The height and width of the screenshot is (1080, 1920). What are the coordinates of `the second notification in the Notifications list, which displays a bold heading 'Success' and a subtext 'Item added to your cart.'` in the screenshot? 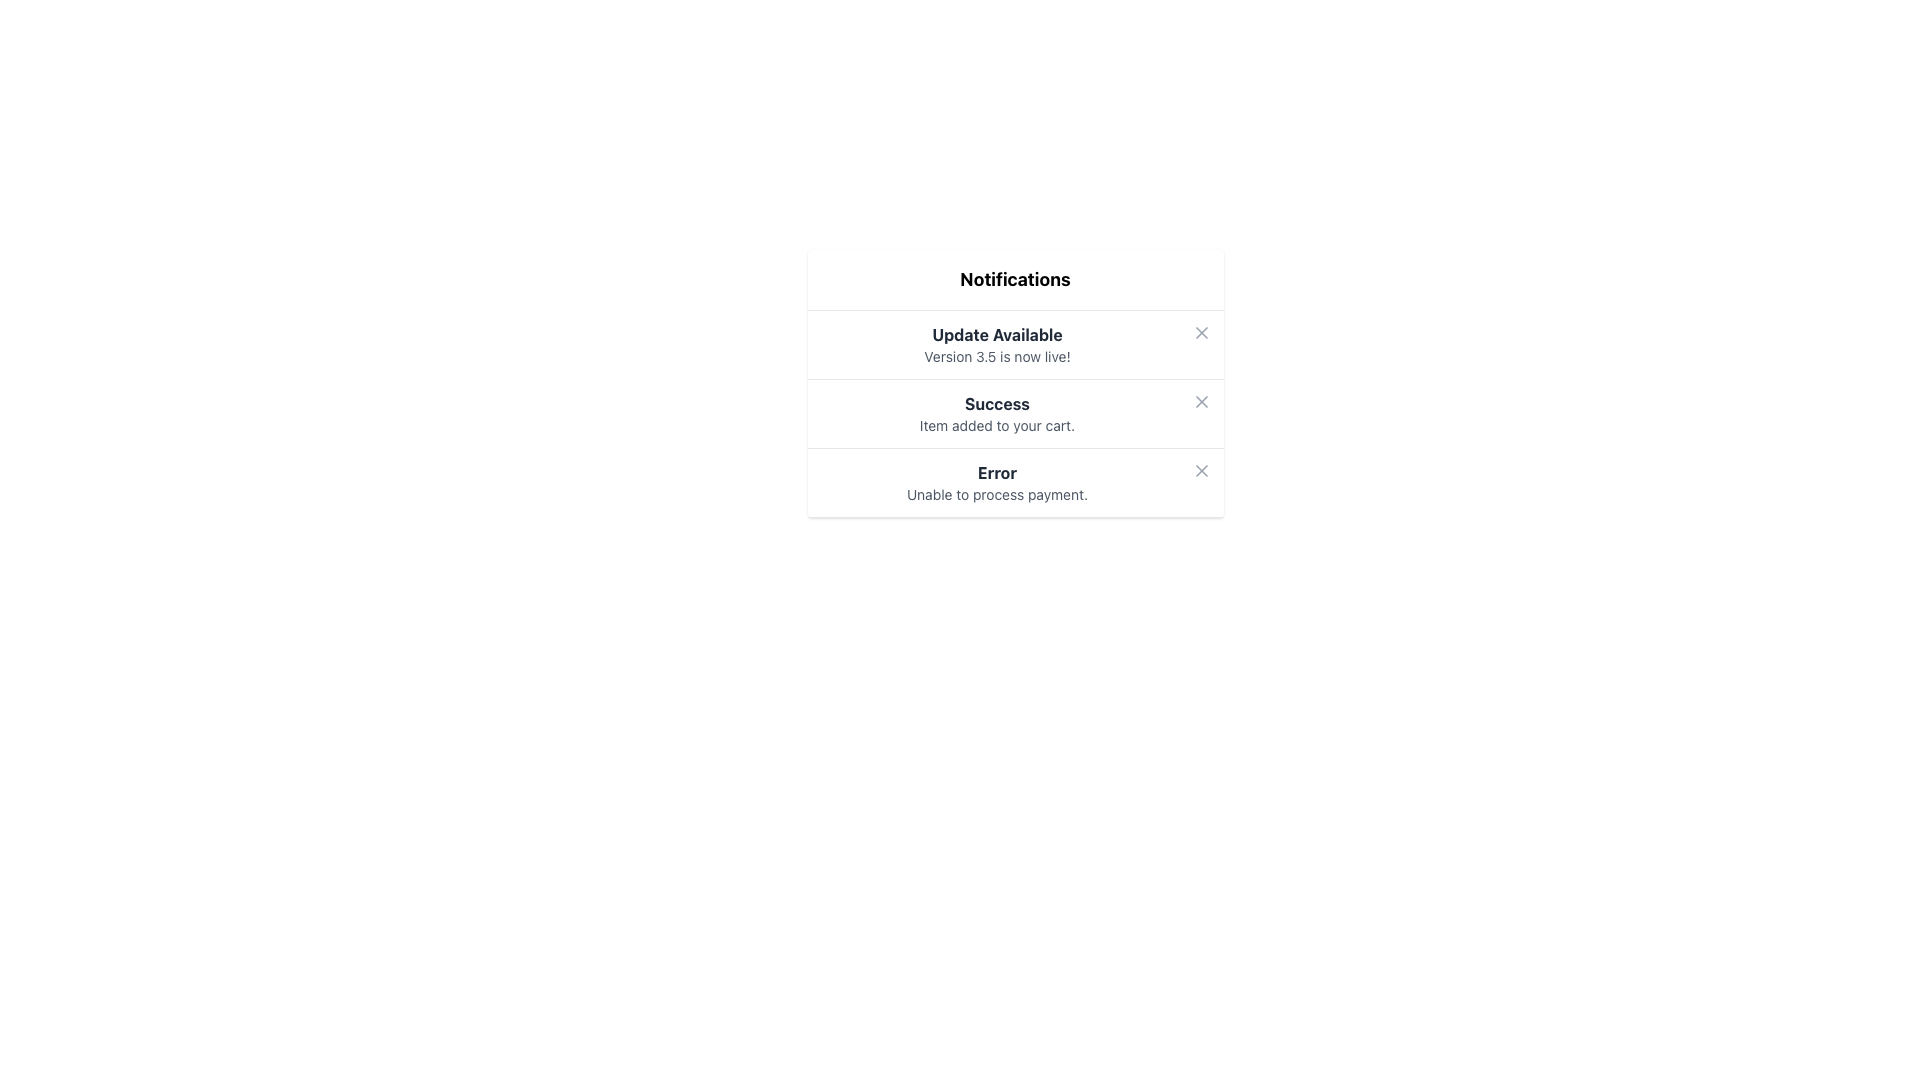 It's located at (1015, 413).